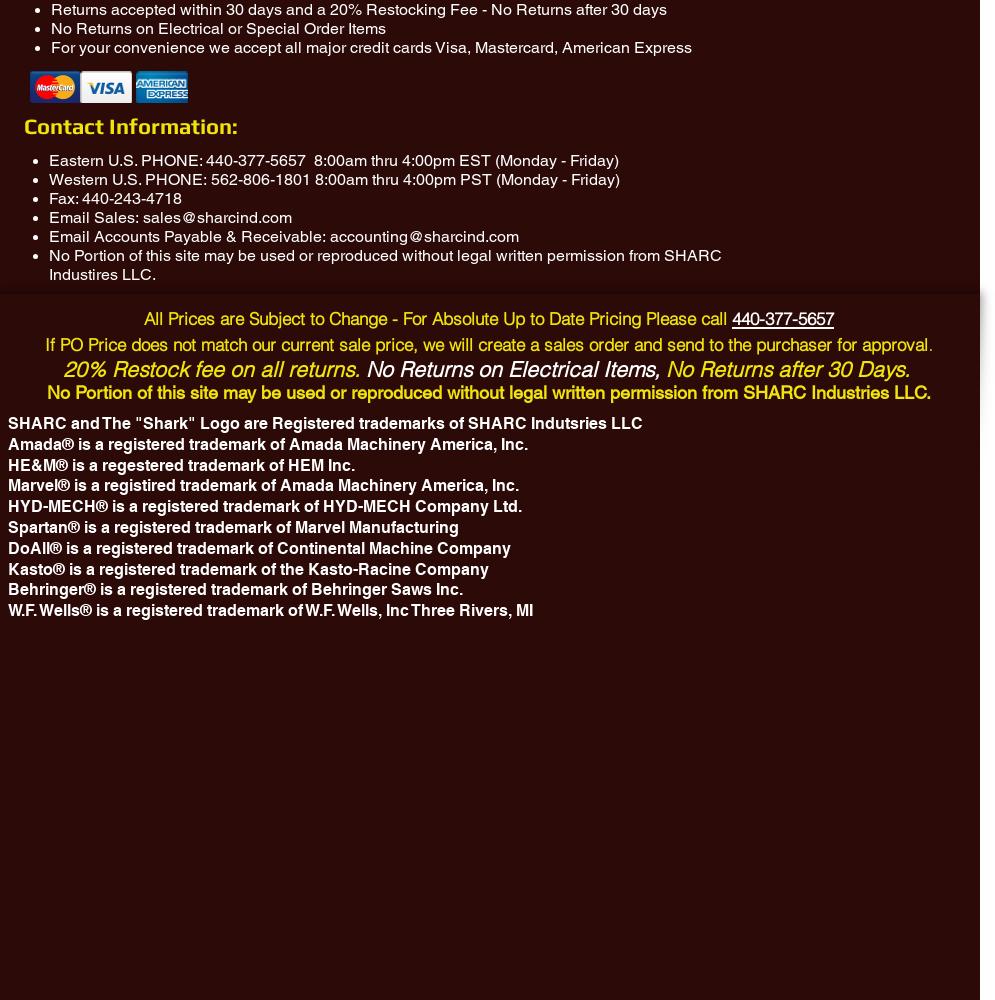 This screenshot has width=995, height=1000. Describe the element at coordinates (129, 179) in the screenshot. I see `'Western U.S. PHONE:'` at that location.